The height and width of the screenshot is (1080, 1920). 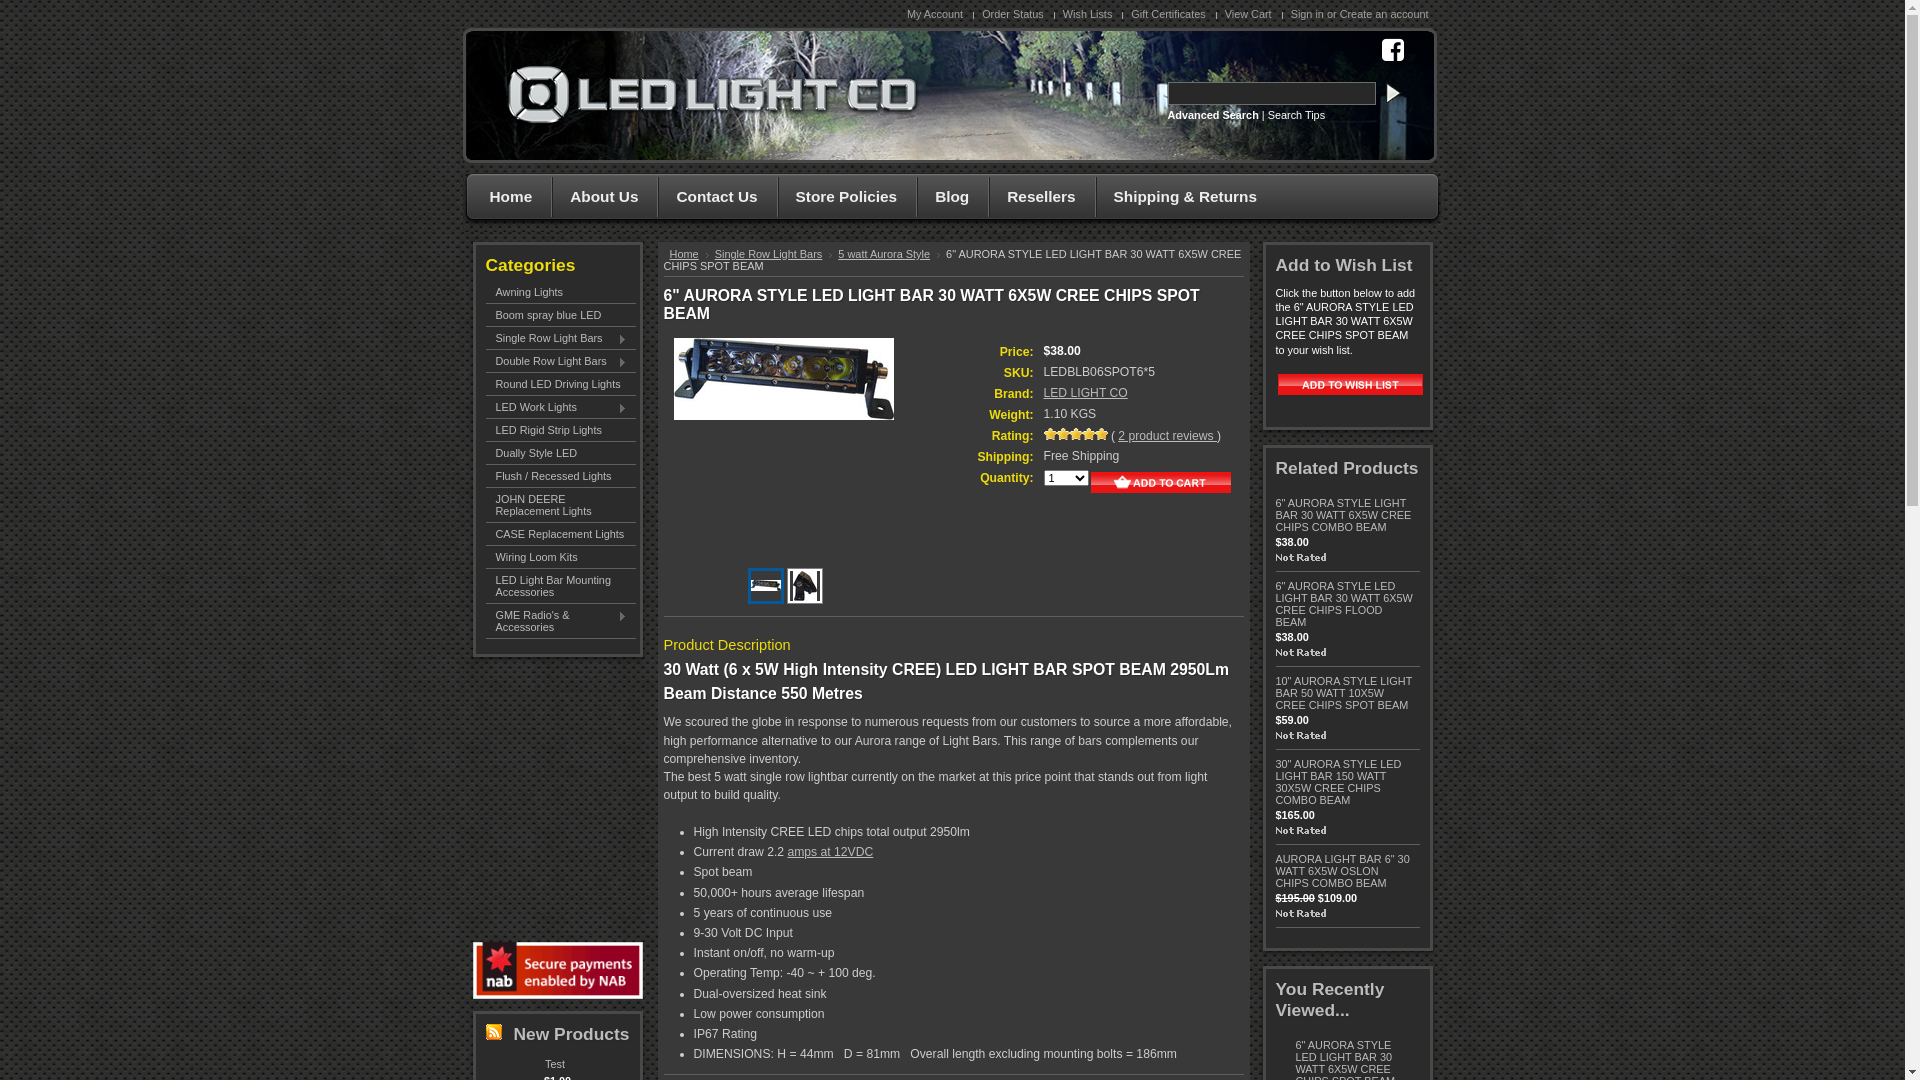 What do you see at coordinates (560, 452) in the screenshot?
I see `'Dually Style LED'` at bounding box center [560, 452].